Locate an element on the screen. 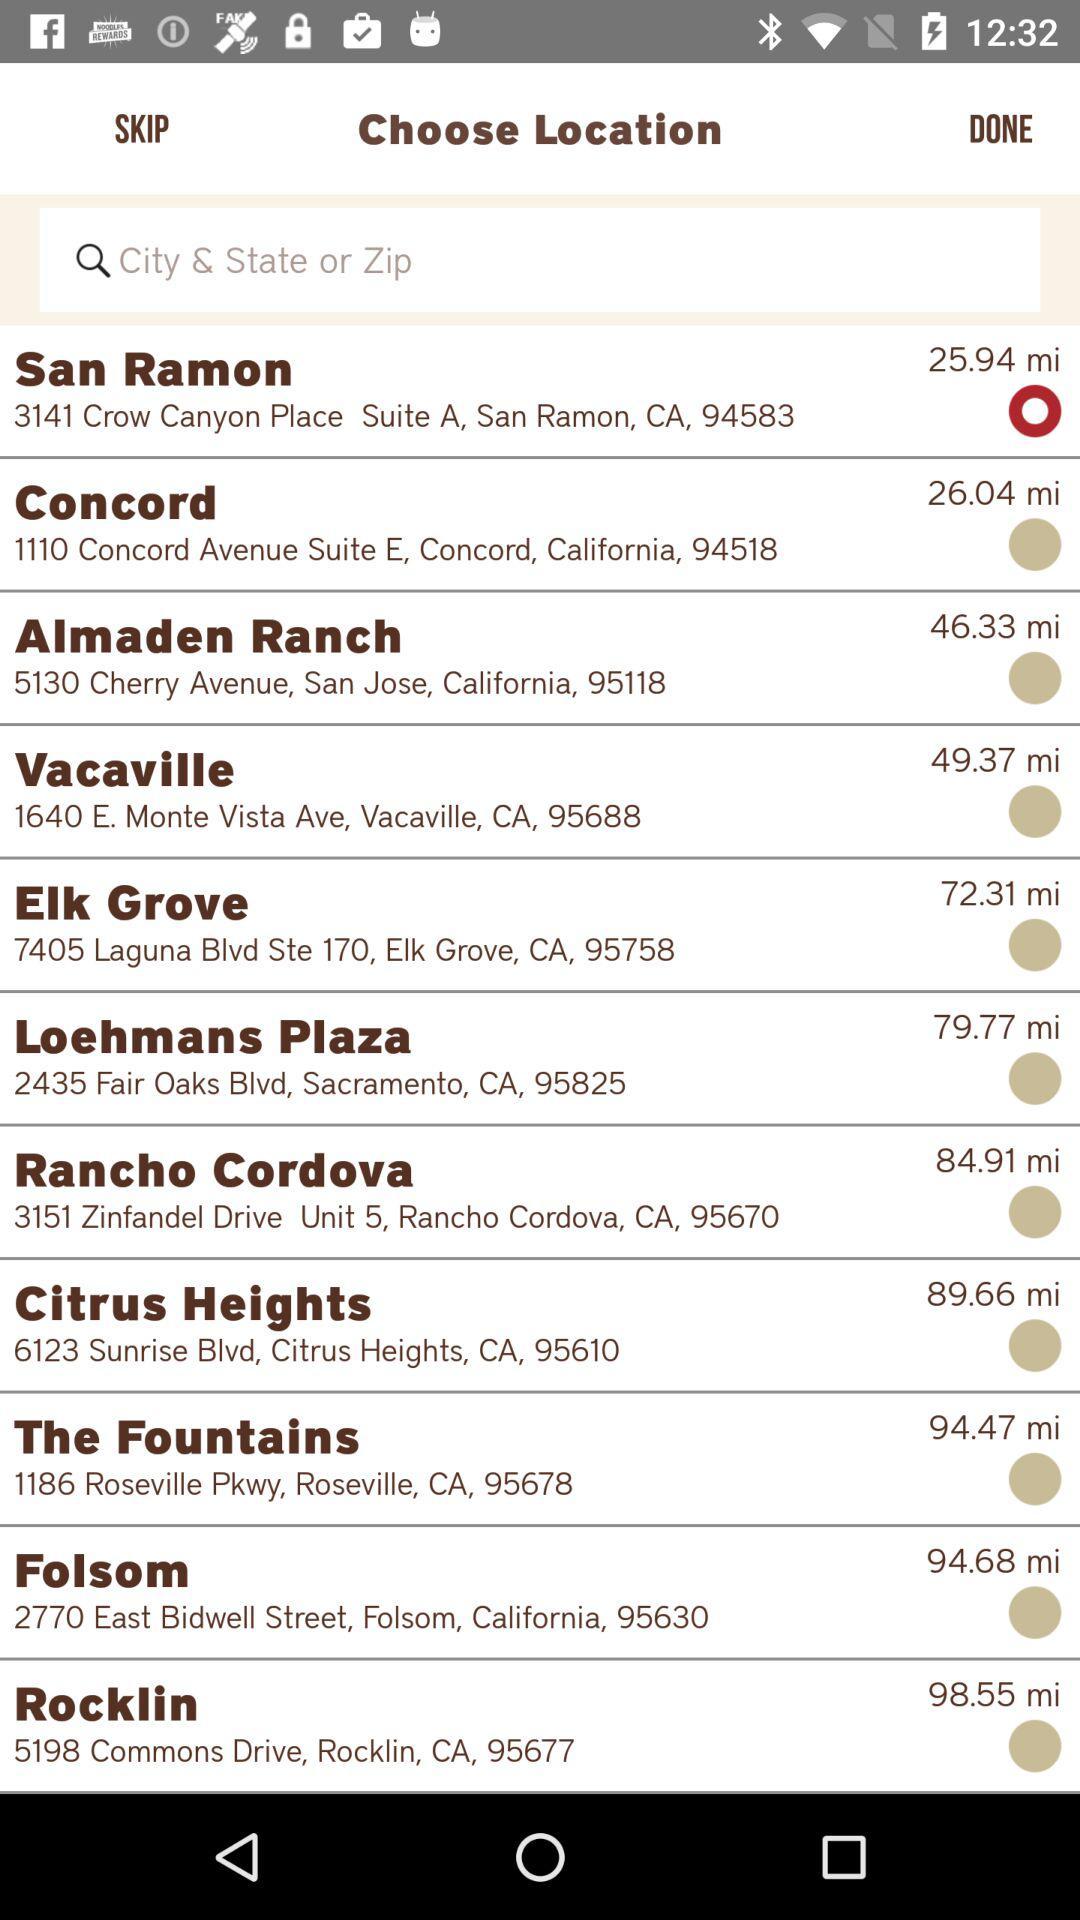 Image resolution: width=1080 pixels, height=1920 pixels. item above the 2435 fair oaks icon is located at coordinates (473, 1035).